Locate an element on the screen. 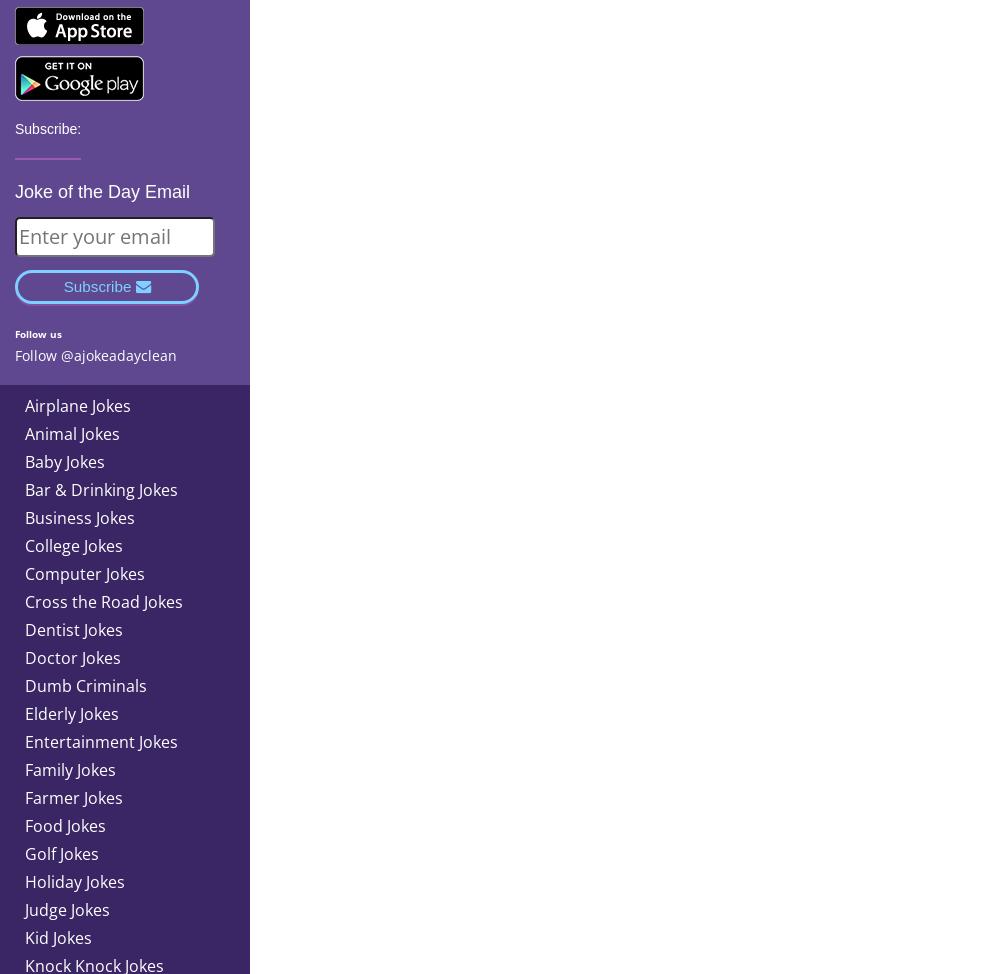 The height and width of the screenshot is (974, 985). 'Follow us' is located at coordinates (37, 333).